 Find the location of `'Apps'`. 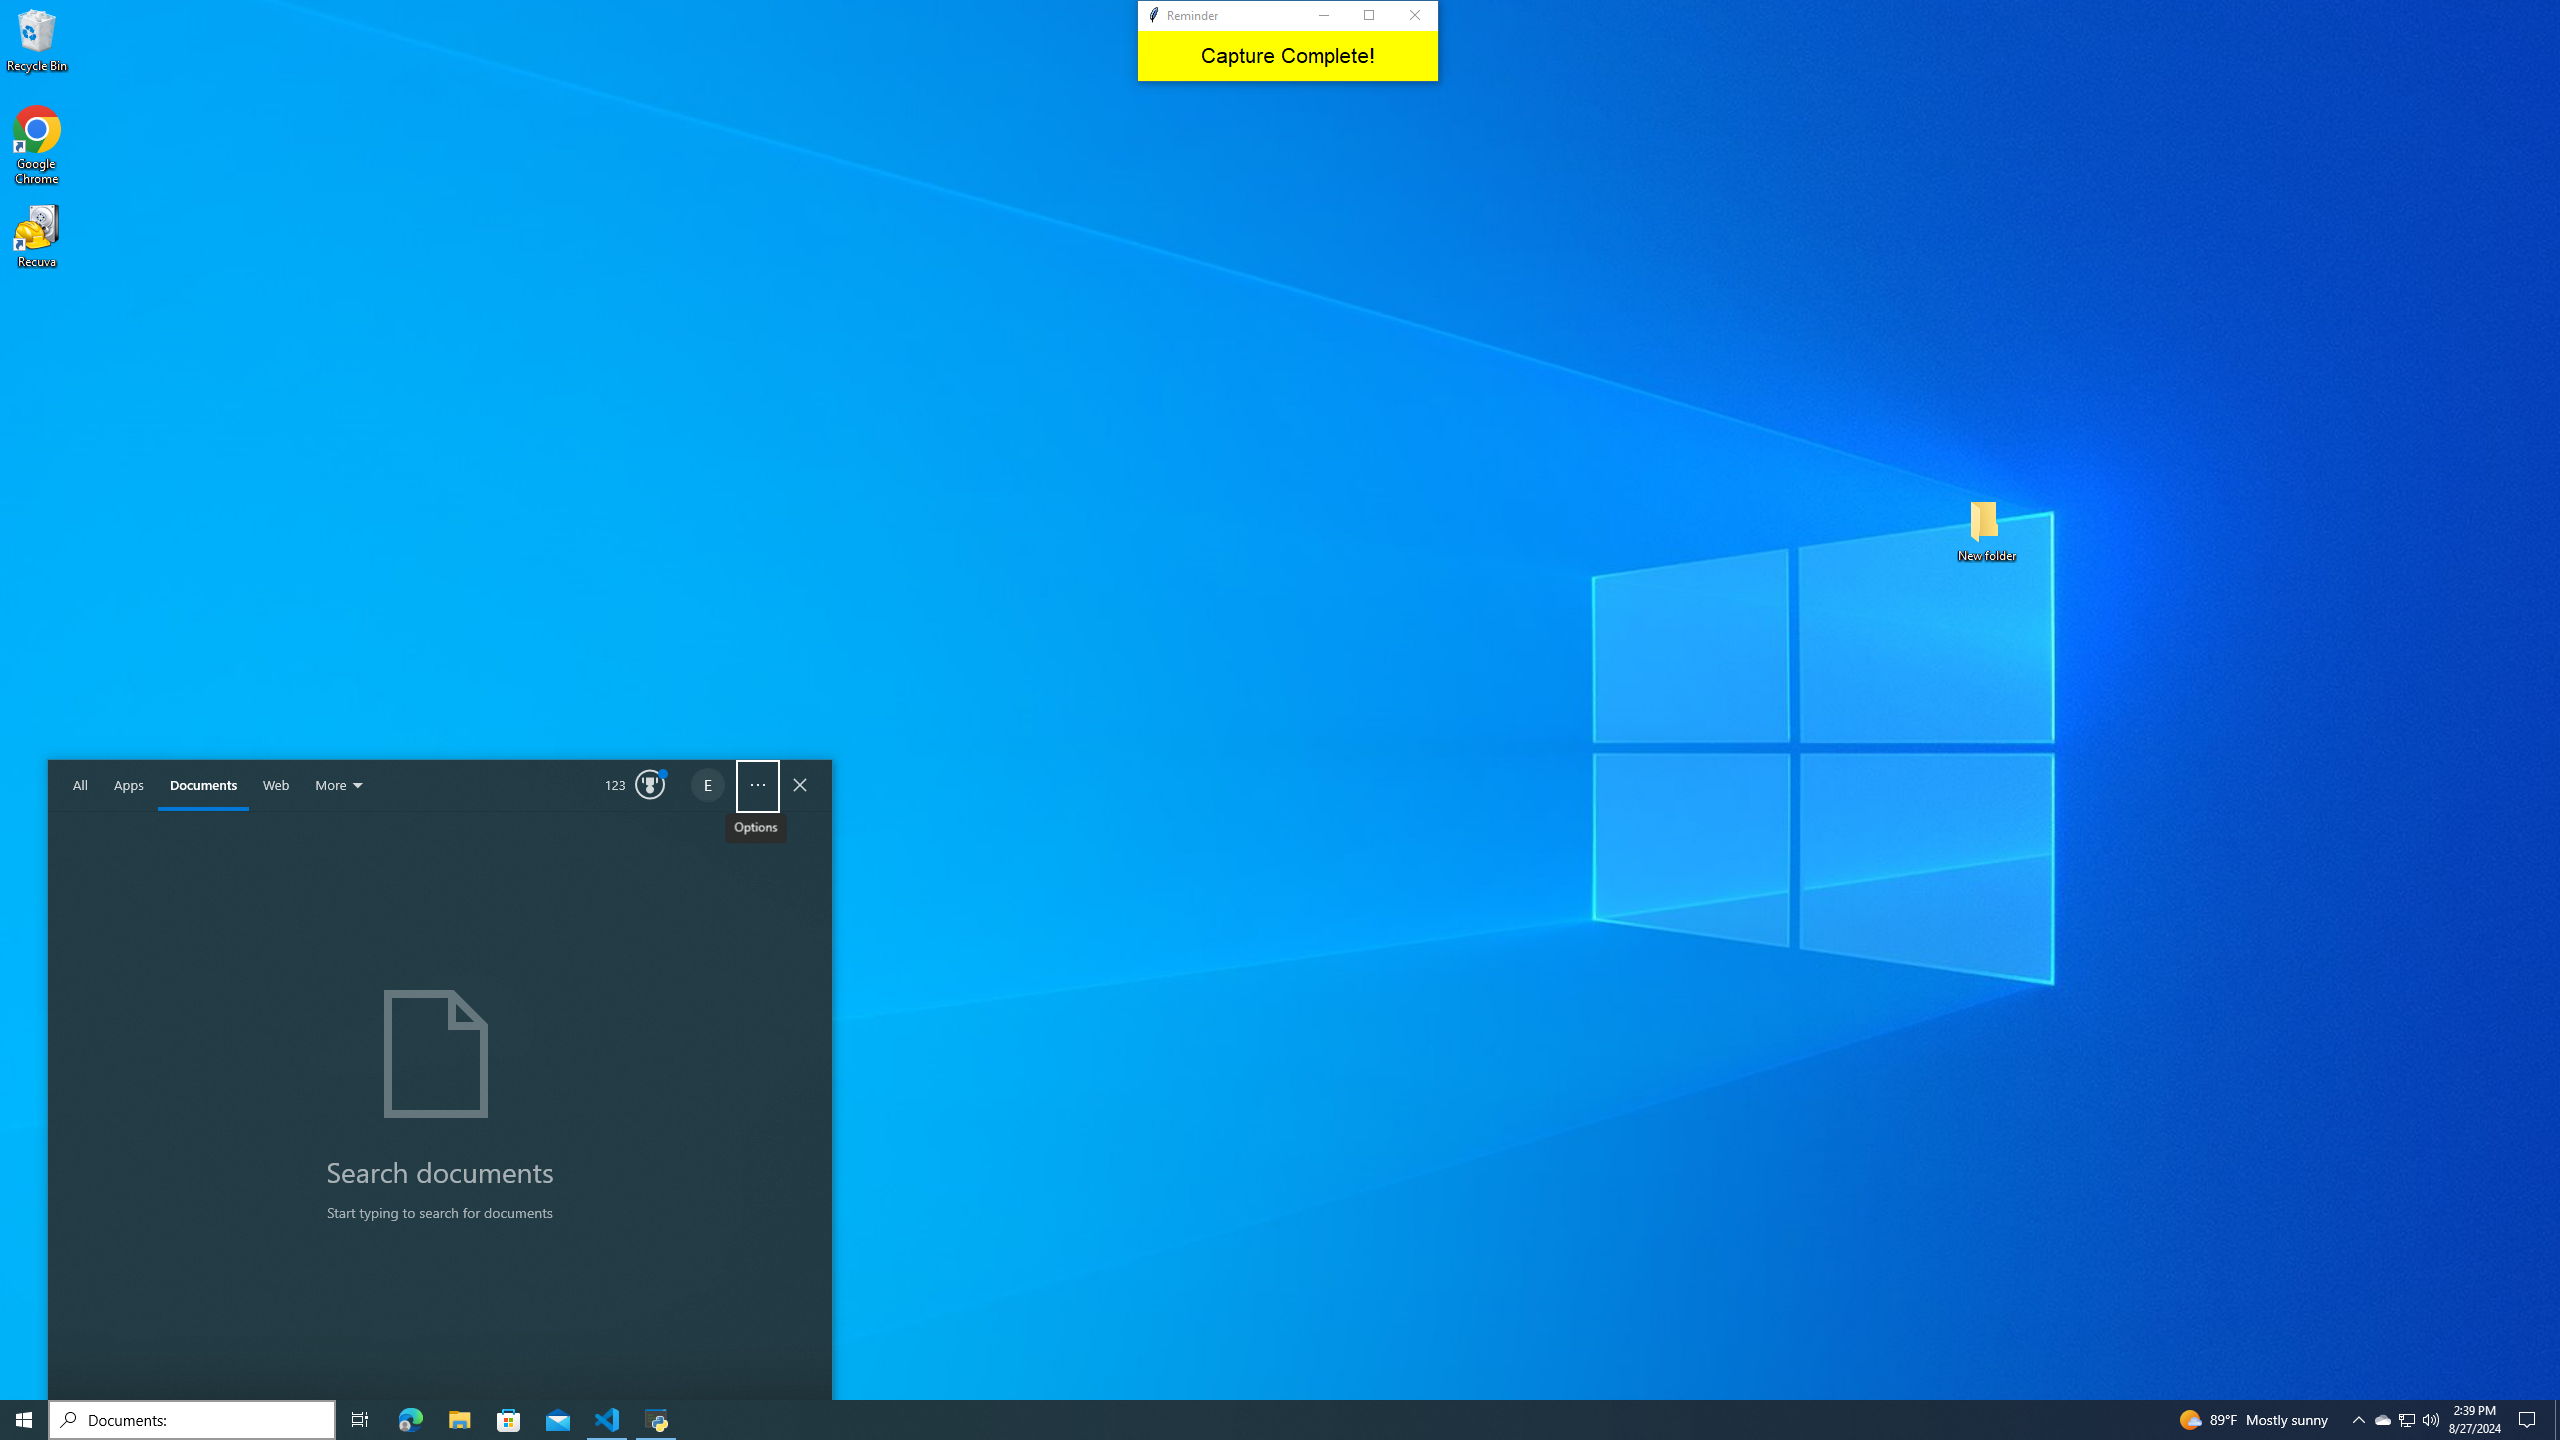

'Apps' is located at coordinates (129, 785).